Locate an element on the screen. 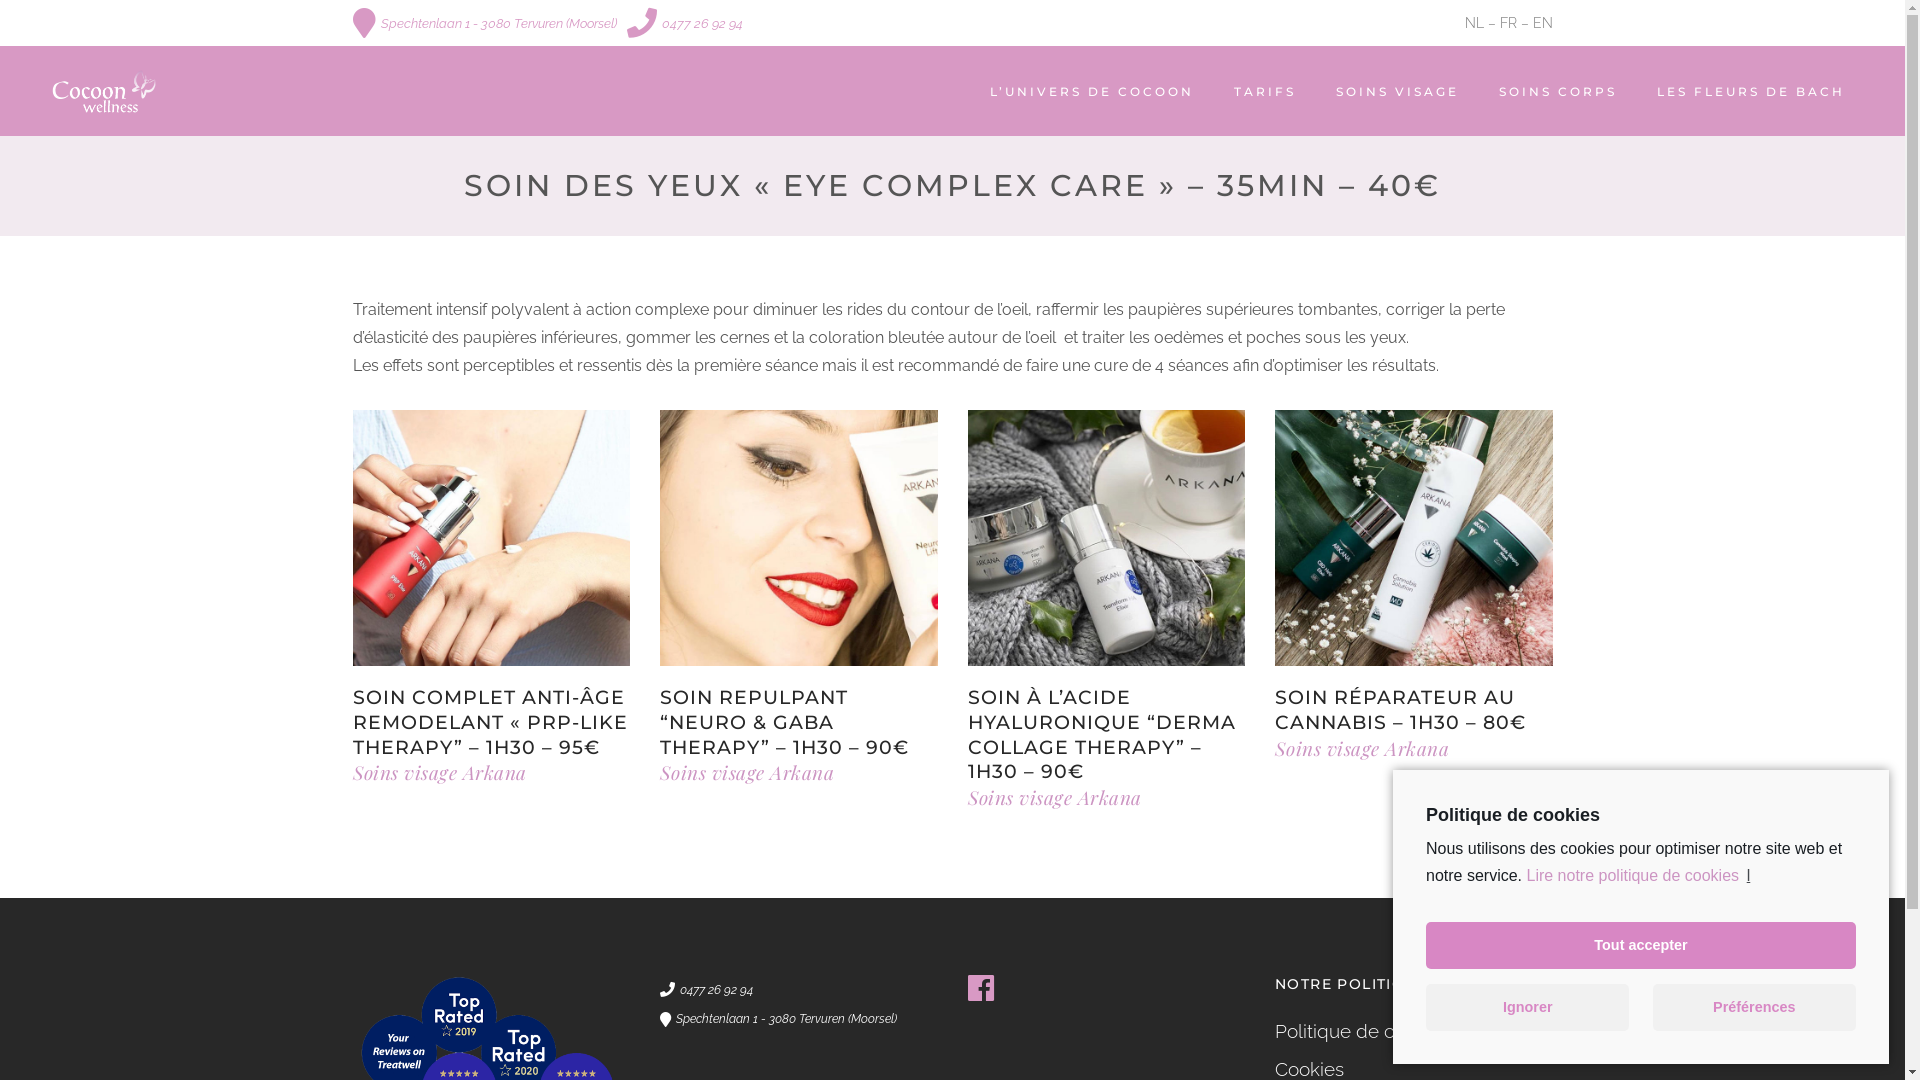 The width and height of the screenshot is (1920, 1080). 'LES FLEURS DE BACH' is located at coordinates (1636, 91).